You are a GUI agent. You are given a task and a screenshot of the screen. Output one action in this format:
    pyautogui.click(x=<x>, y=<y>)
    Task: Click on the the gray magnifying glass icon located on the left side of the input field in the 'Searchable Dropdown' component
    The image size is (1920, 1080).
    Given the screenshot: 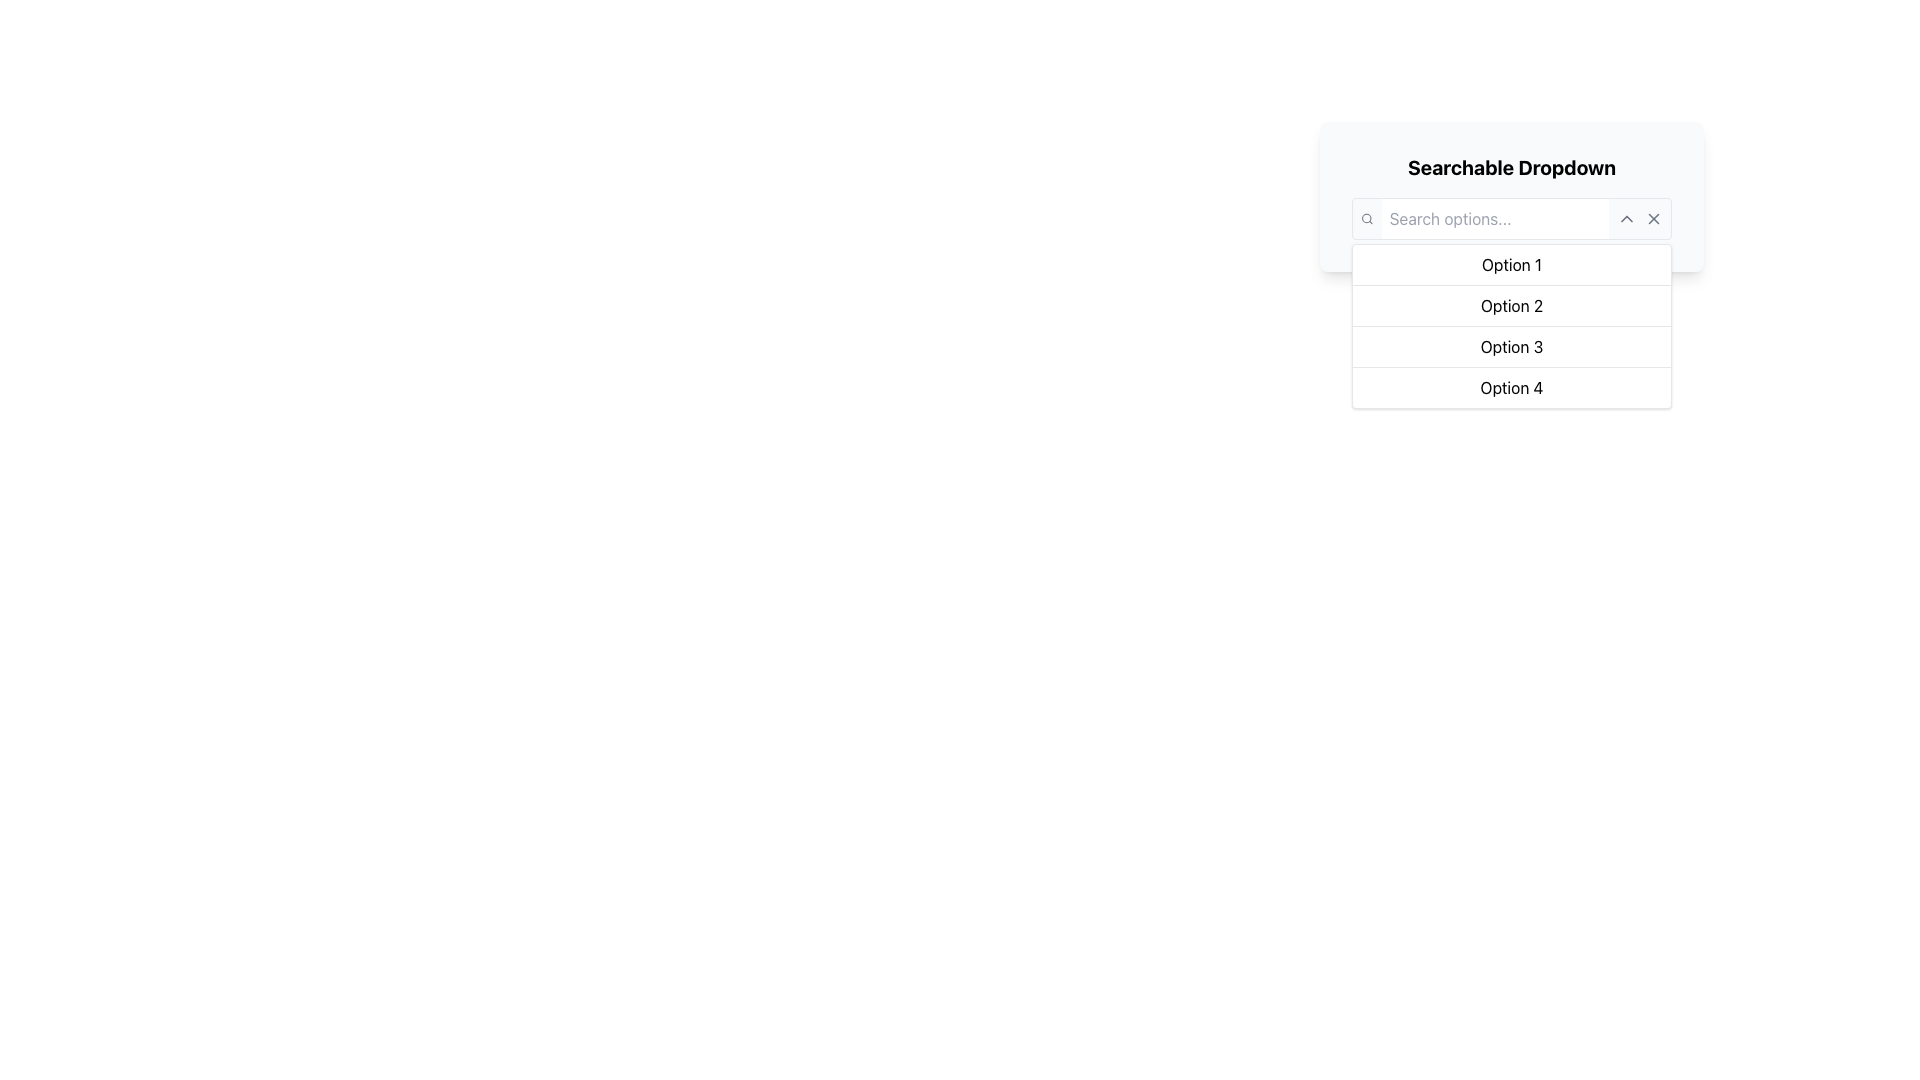 What is the action you would take?
    pyautogui.click(x=1366, y=219)
    